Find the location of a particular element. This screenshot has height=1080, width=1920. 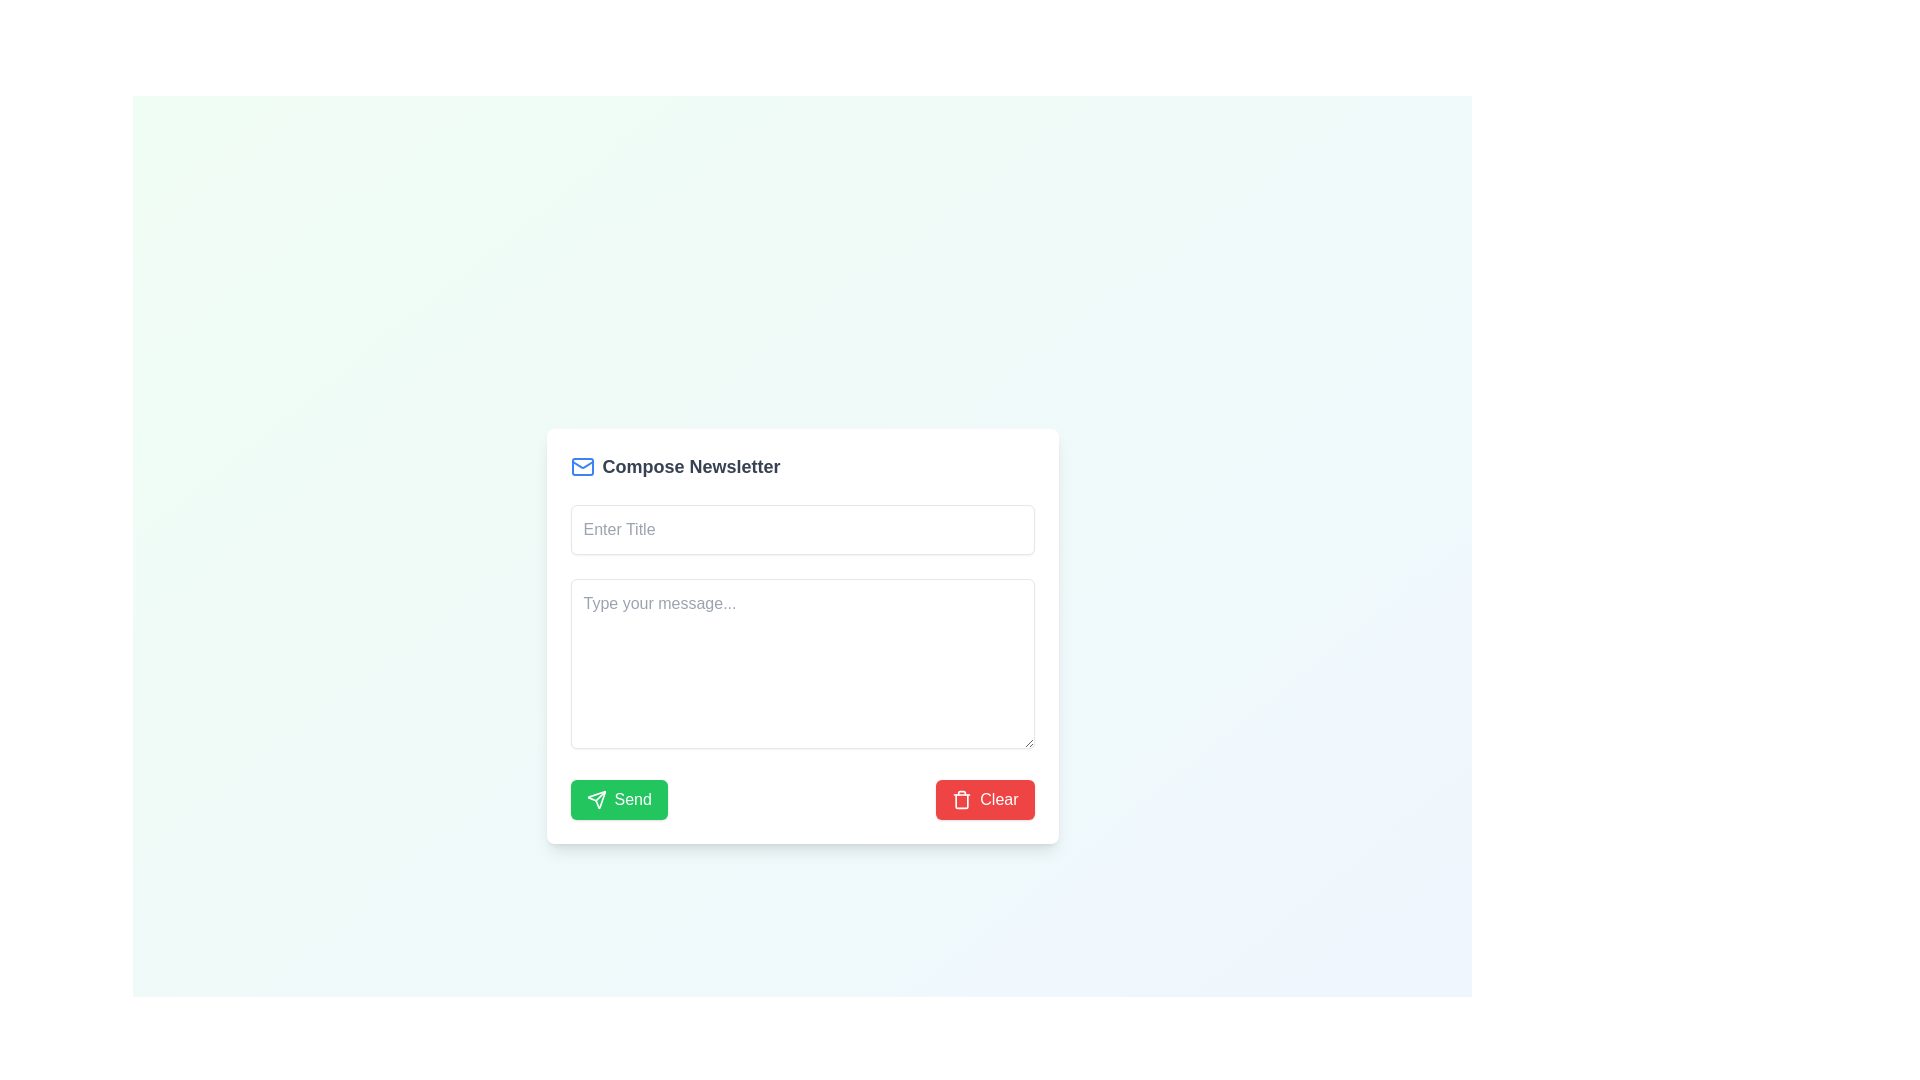

the 'Clear' button located in the bottom-right corner of the 'Compose Newsletter' section is located at coordinates (985, 798).